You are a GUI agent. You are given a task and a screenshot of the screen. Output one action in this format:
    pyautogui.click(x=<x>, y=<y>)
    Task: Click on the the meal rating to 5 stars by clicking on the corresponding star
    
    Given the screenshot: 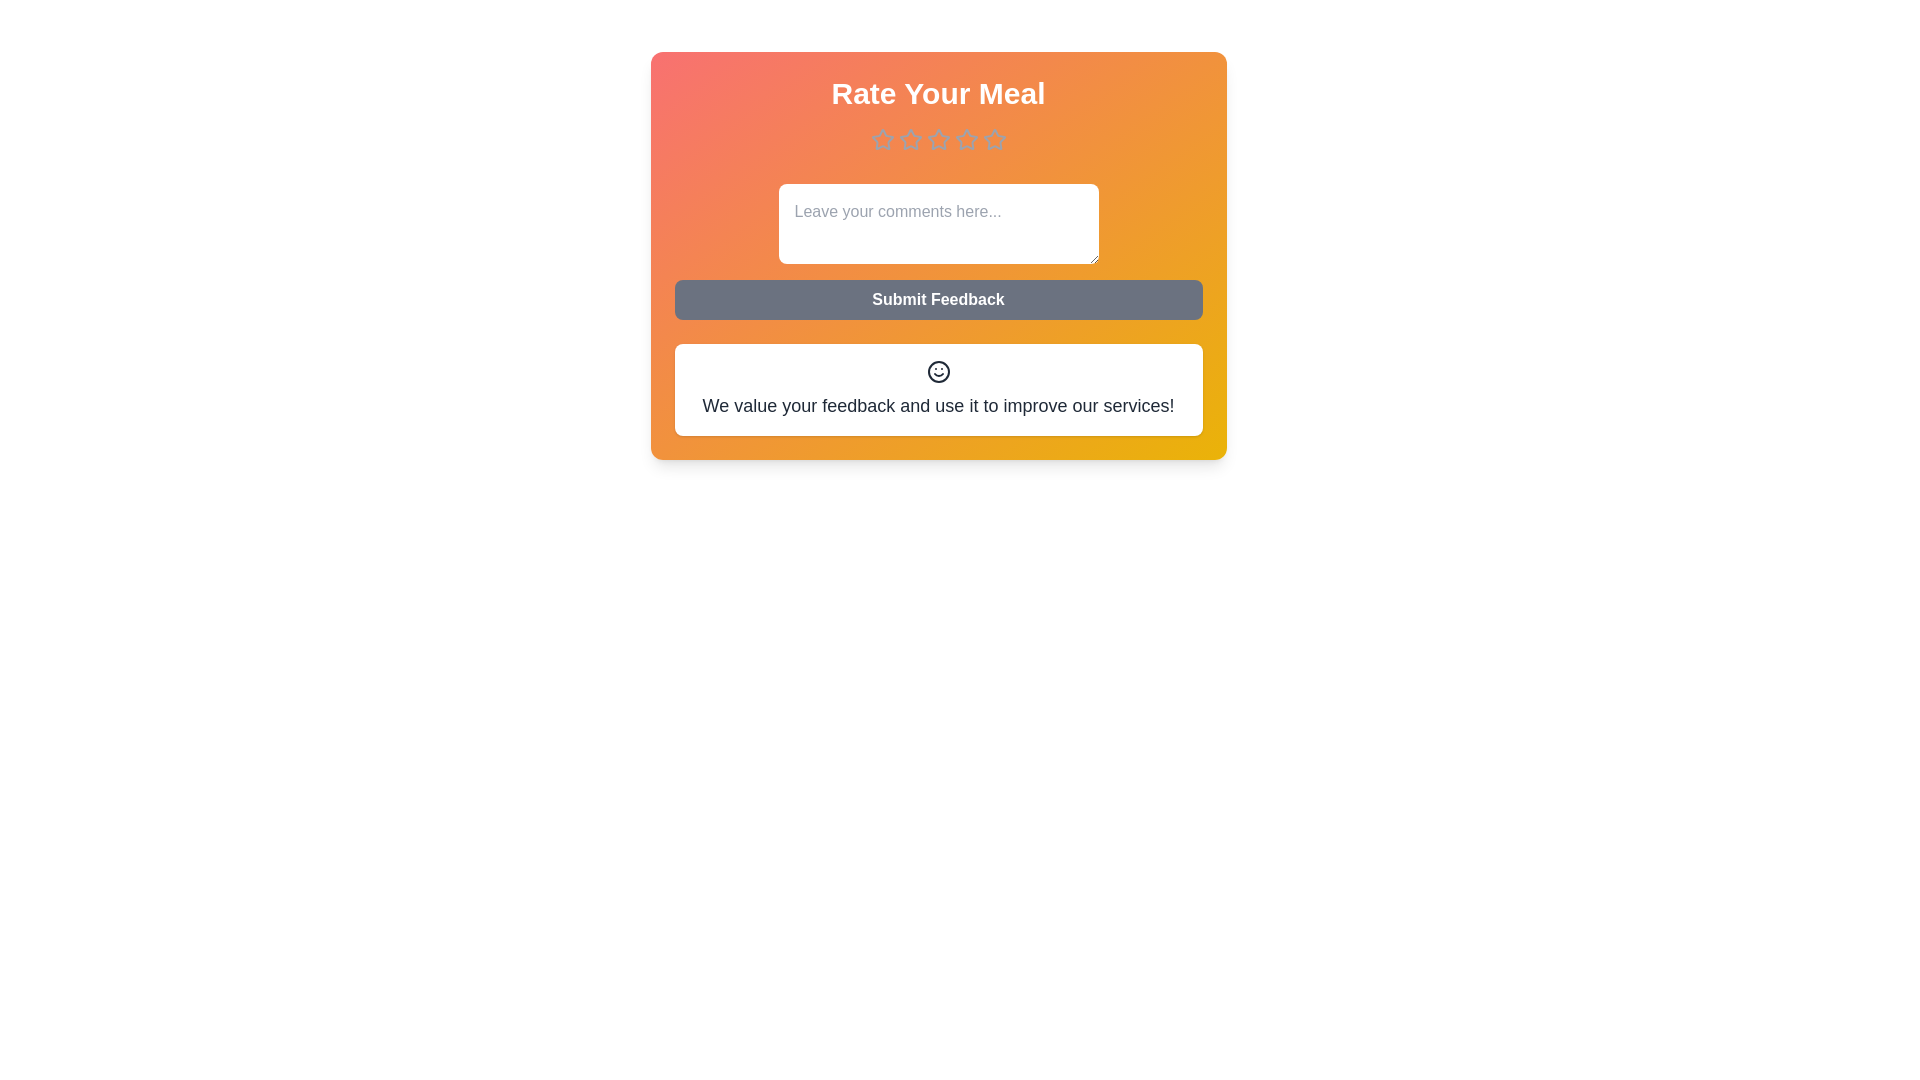 What is the action you would take?
    pyautogui.click(x=994, y=138)
    